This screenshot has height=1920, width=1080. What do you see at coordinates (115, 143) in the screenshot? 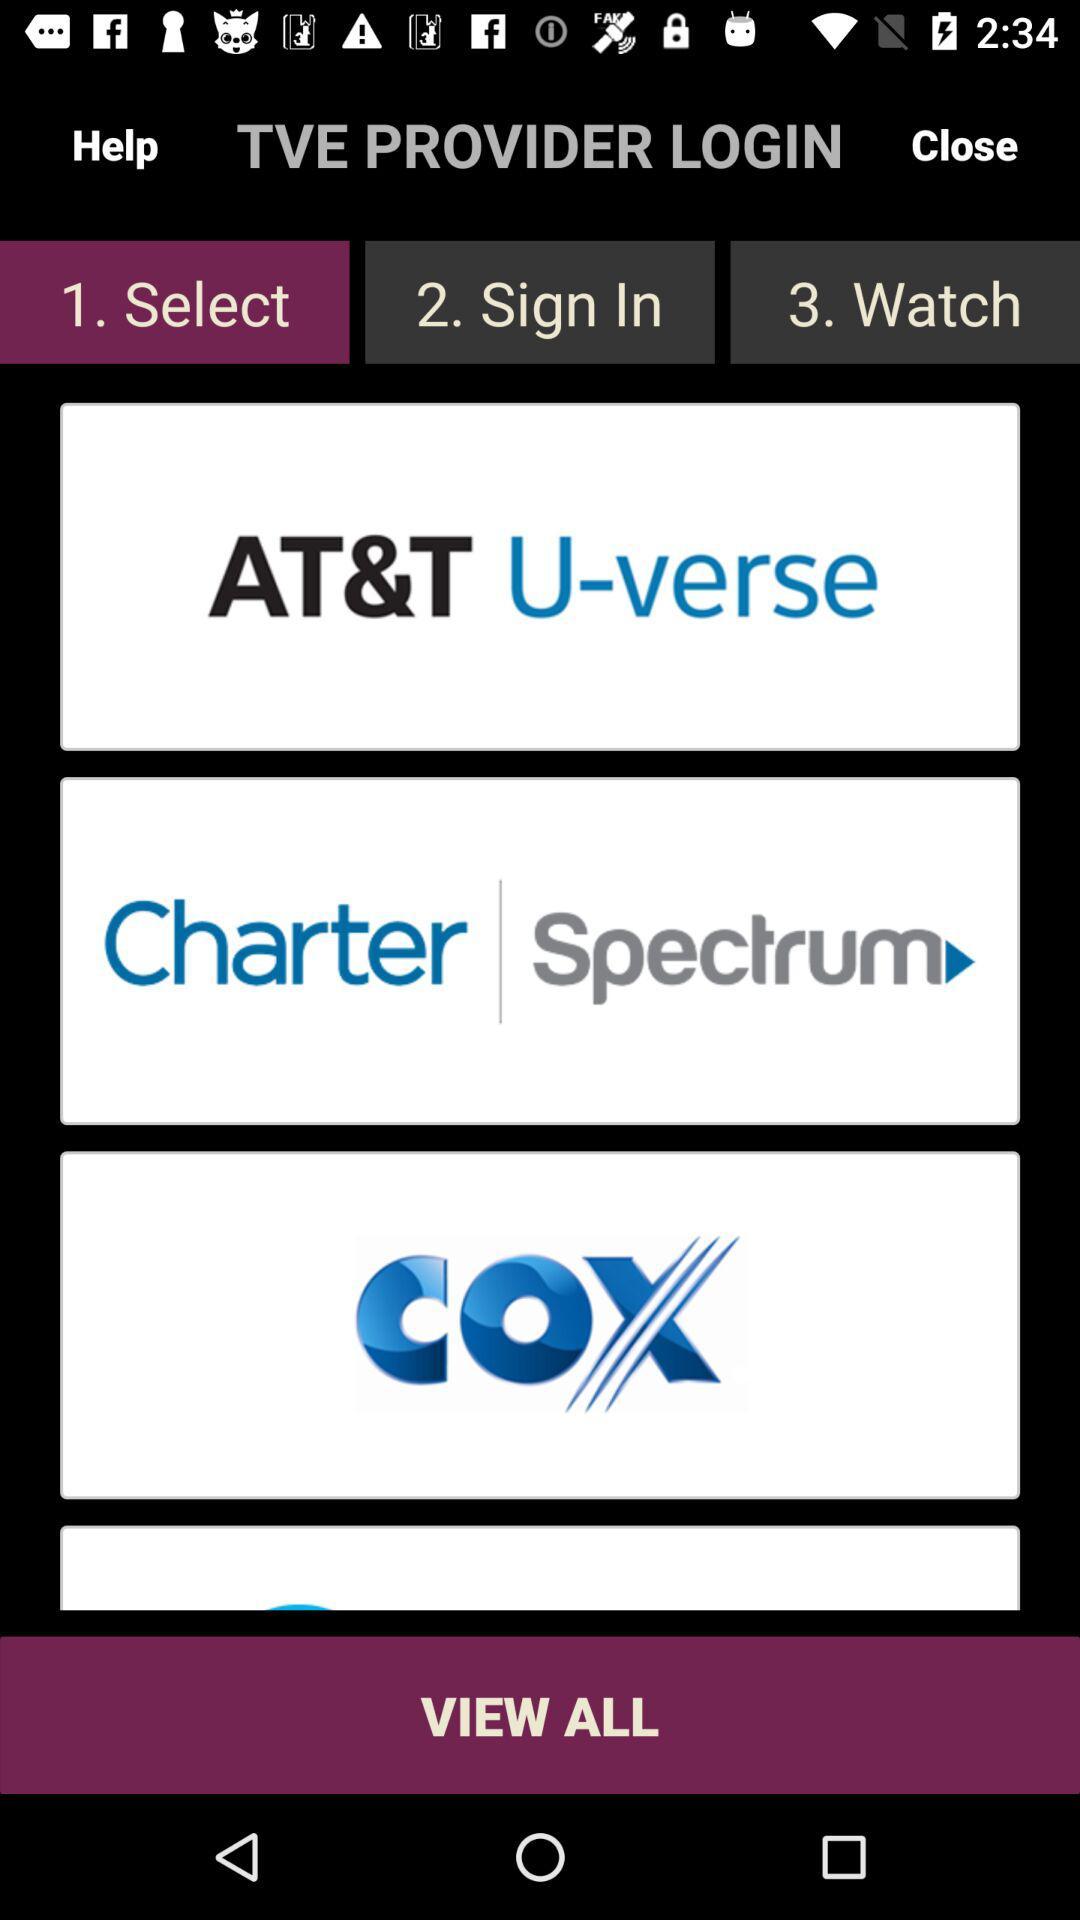
I see `help button` at bounding box center [115, 143].